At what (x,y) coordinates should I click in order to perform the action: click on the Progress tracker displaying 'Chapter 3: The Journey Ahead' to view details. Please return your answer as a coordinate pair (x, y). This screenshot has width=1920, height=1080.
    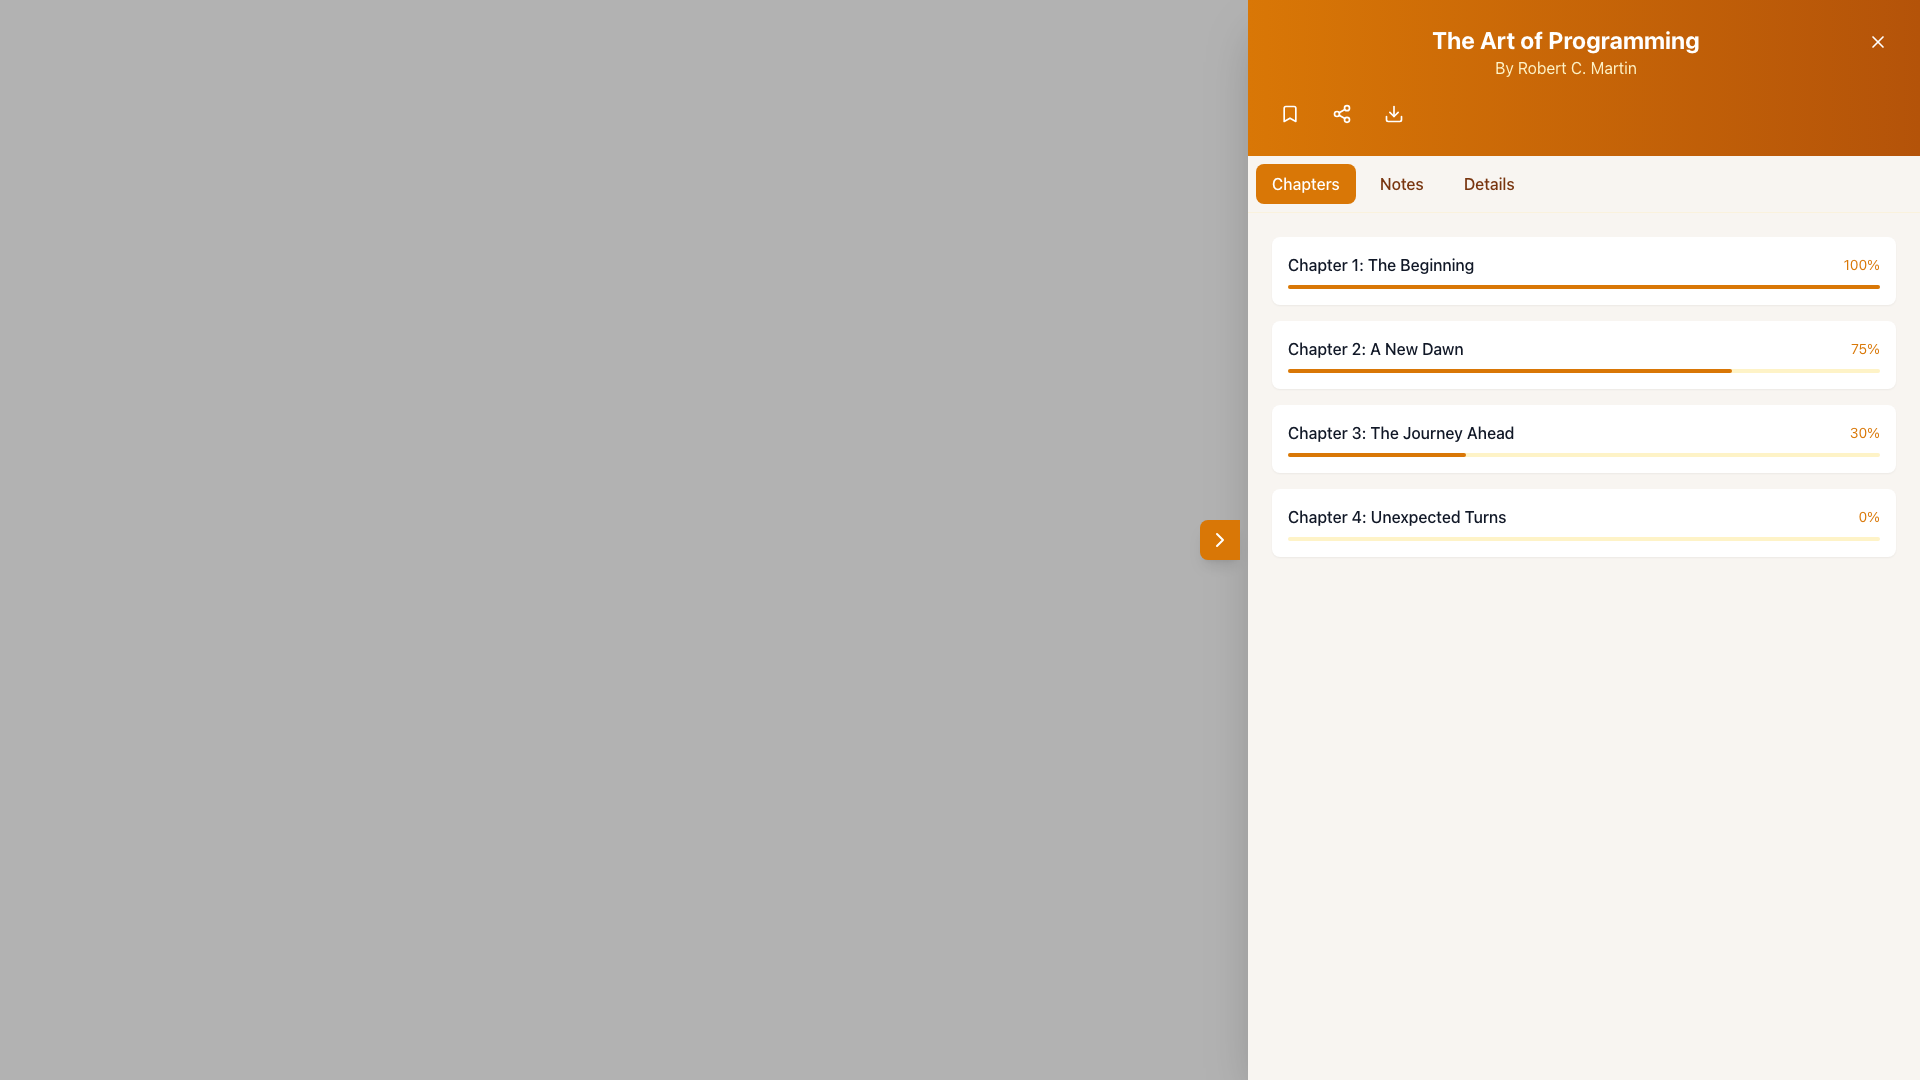
    Looking at the image, I should click on (1583, 438).